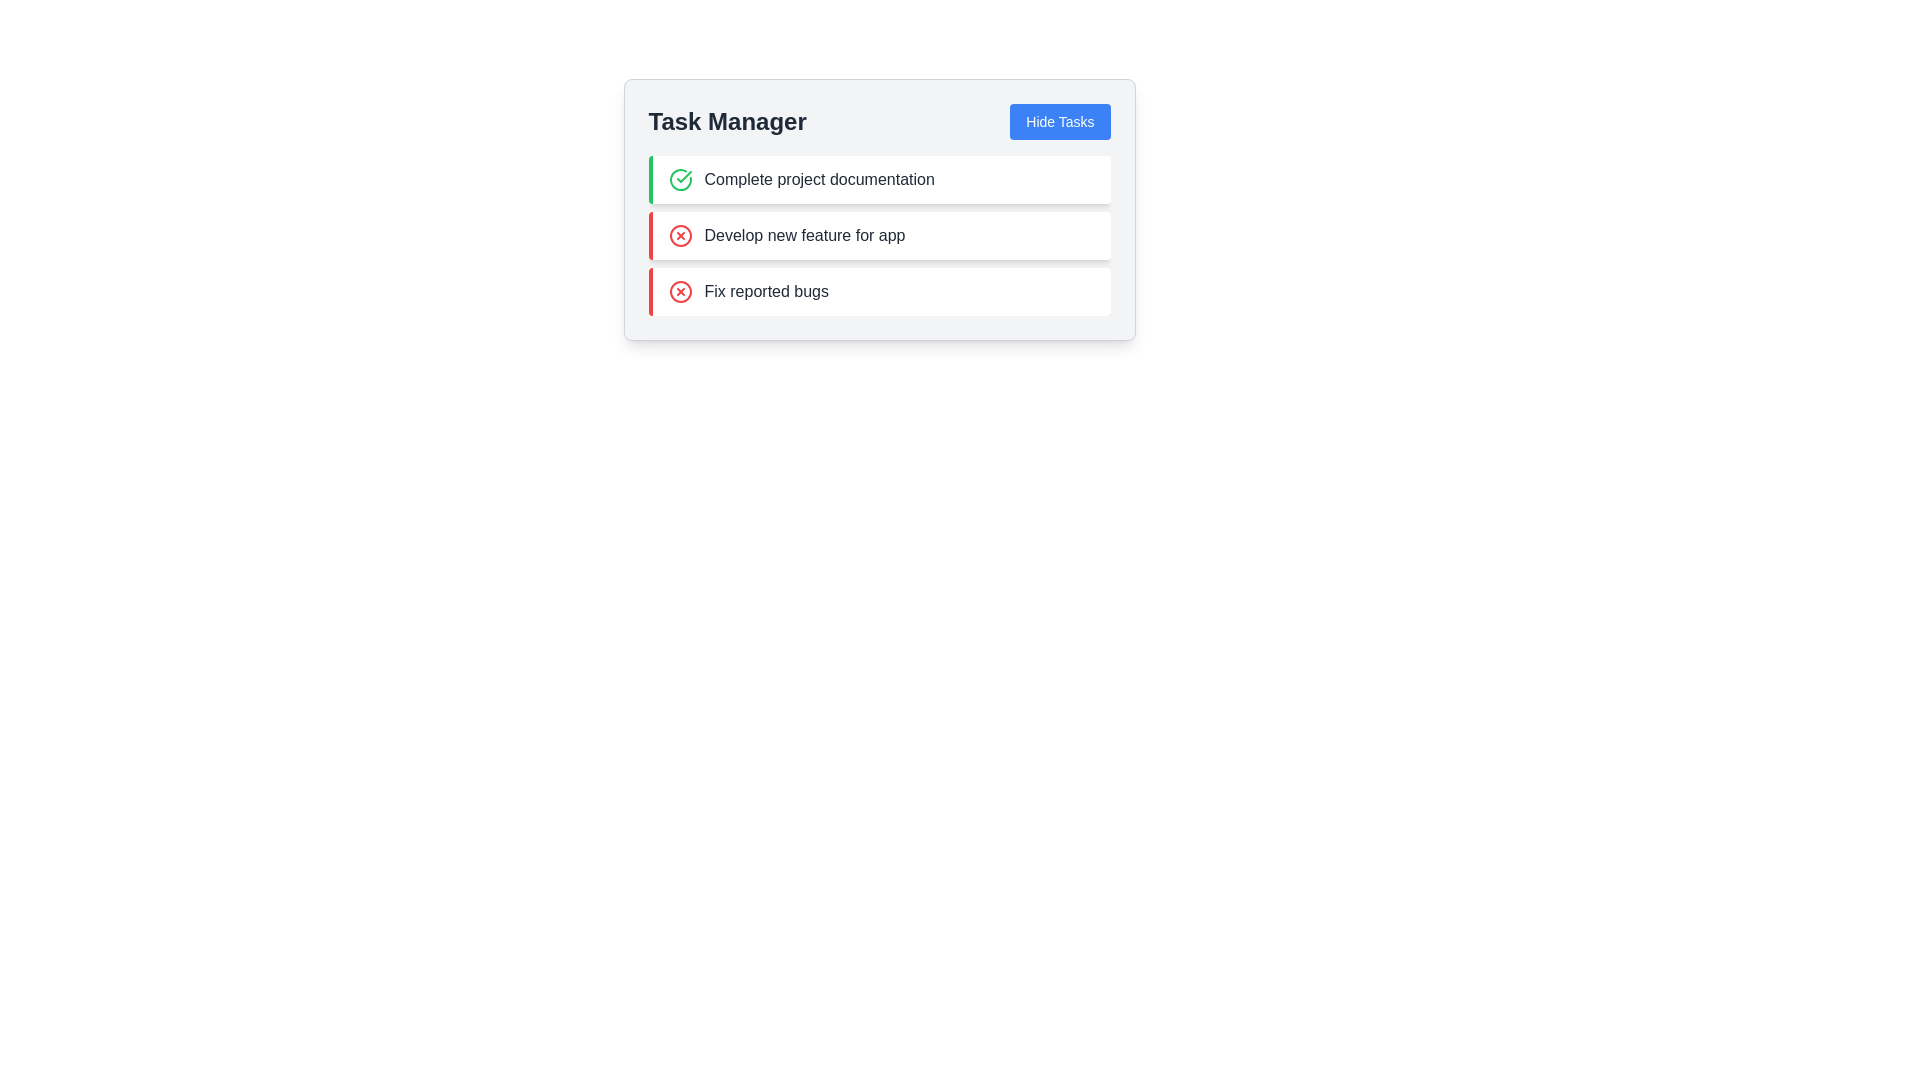 Image resolution: width=1920 pixels, height=1080 pixels. I want to click on the circular red outlined icon with an 'X' in the middle, located to the left of the text 'Fix reported bugs' in the third row of tasks, so click(680, 292).